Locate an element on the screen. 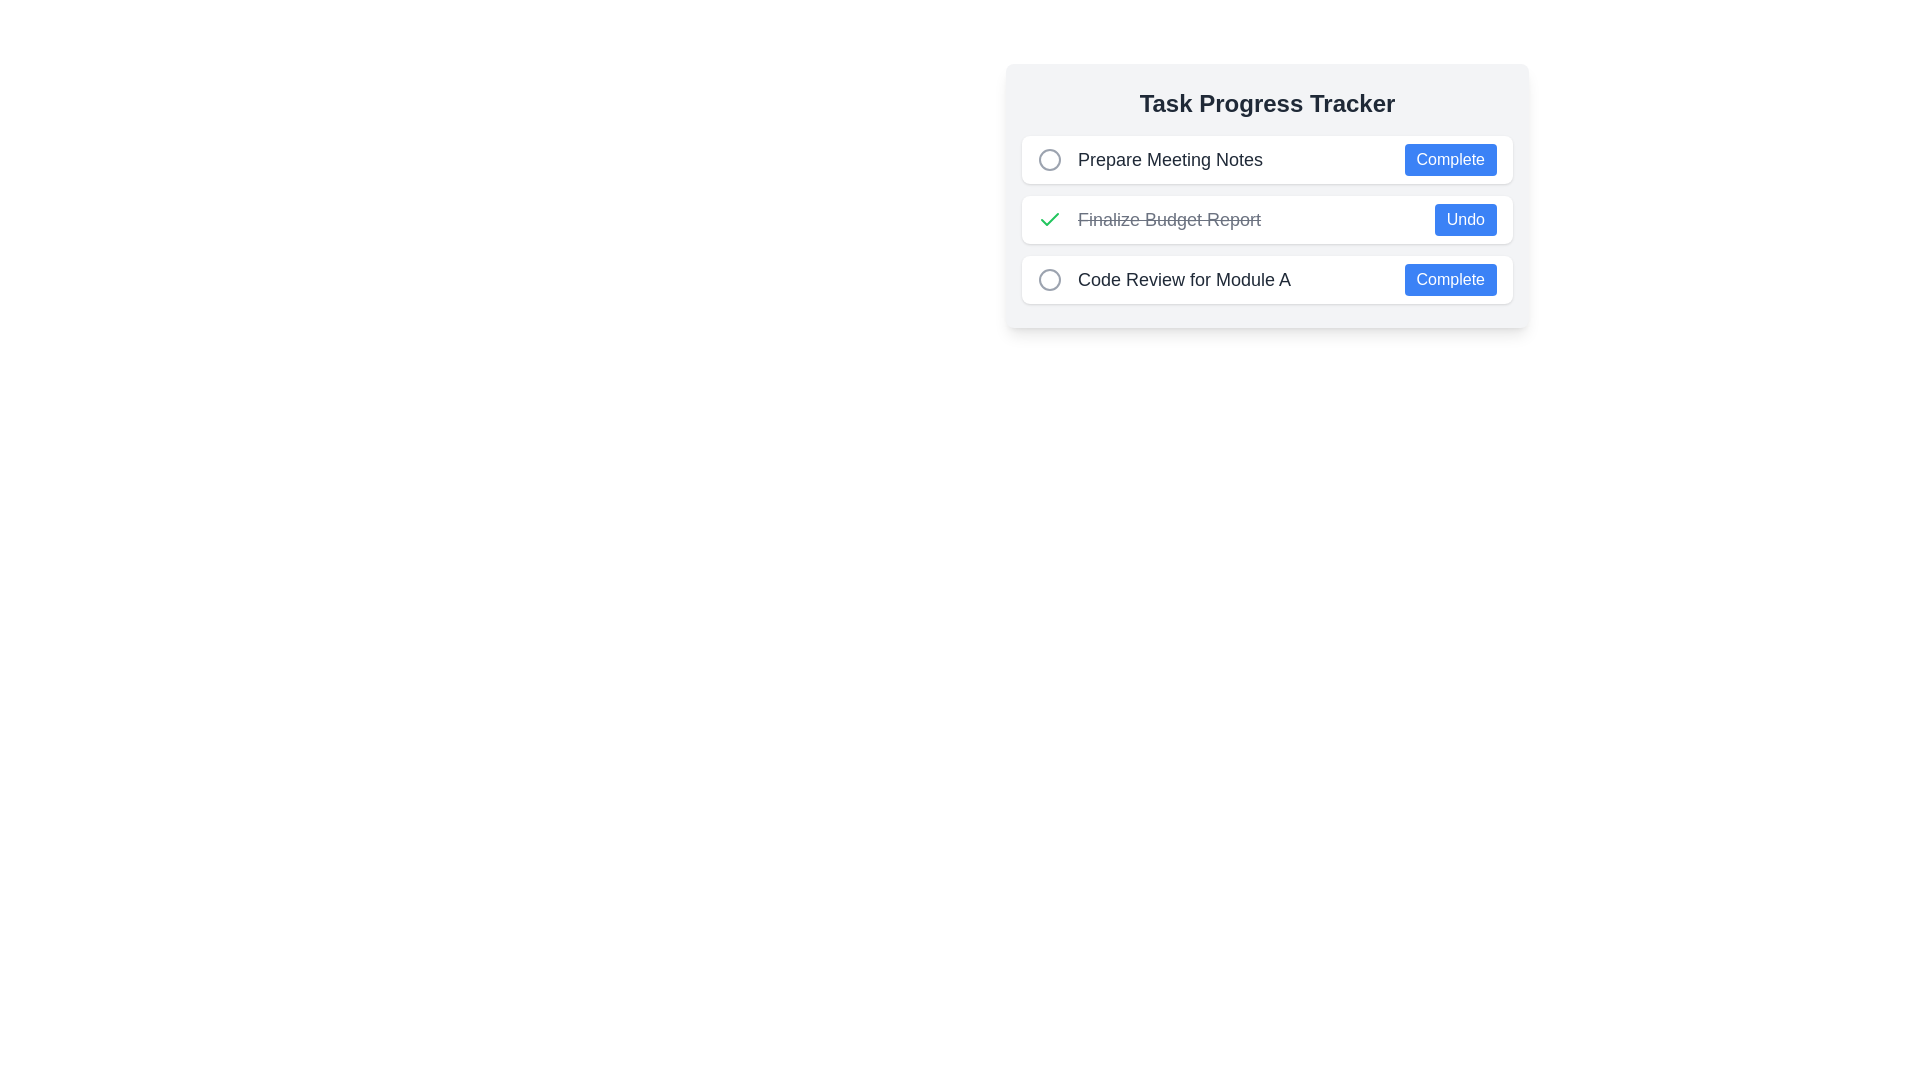 The height and width of the screenshot is (1080, 1920). the light gray outlined circle adjacent to the text 'Code Review for Module A' in the task progress tracker is located at coordinates (1049, 280).